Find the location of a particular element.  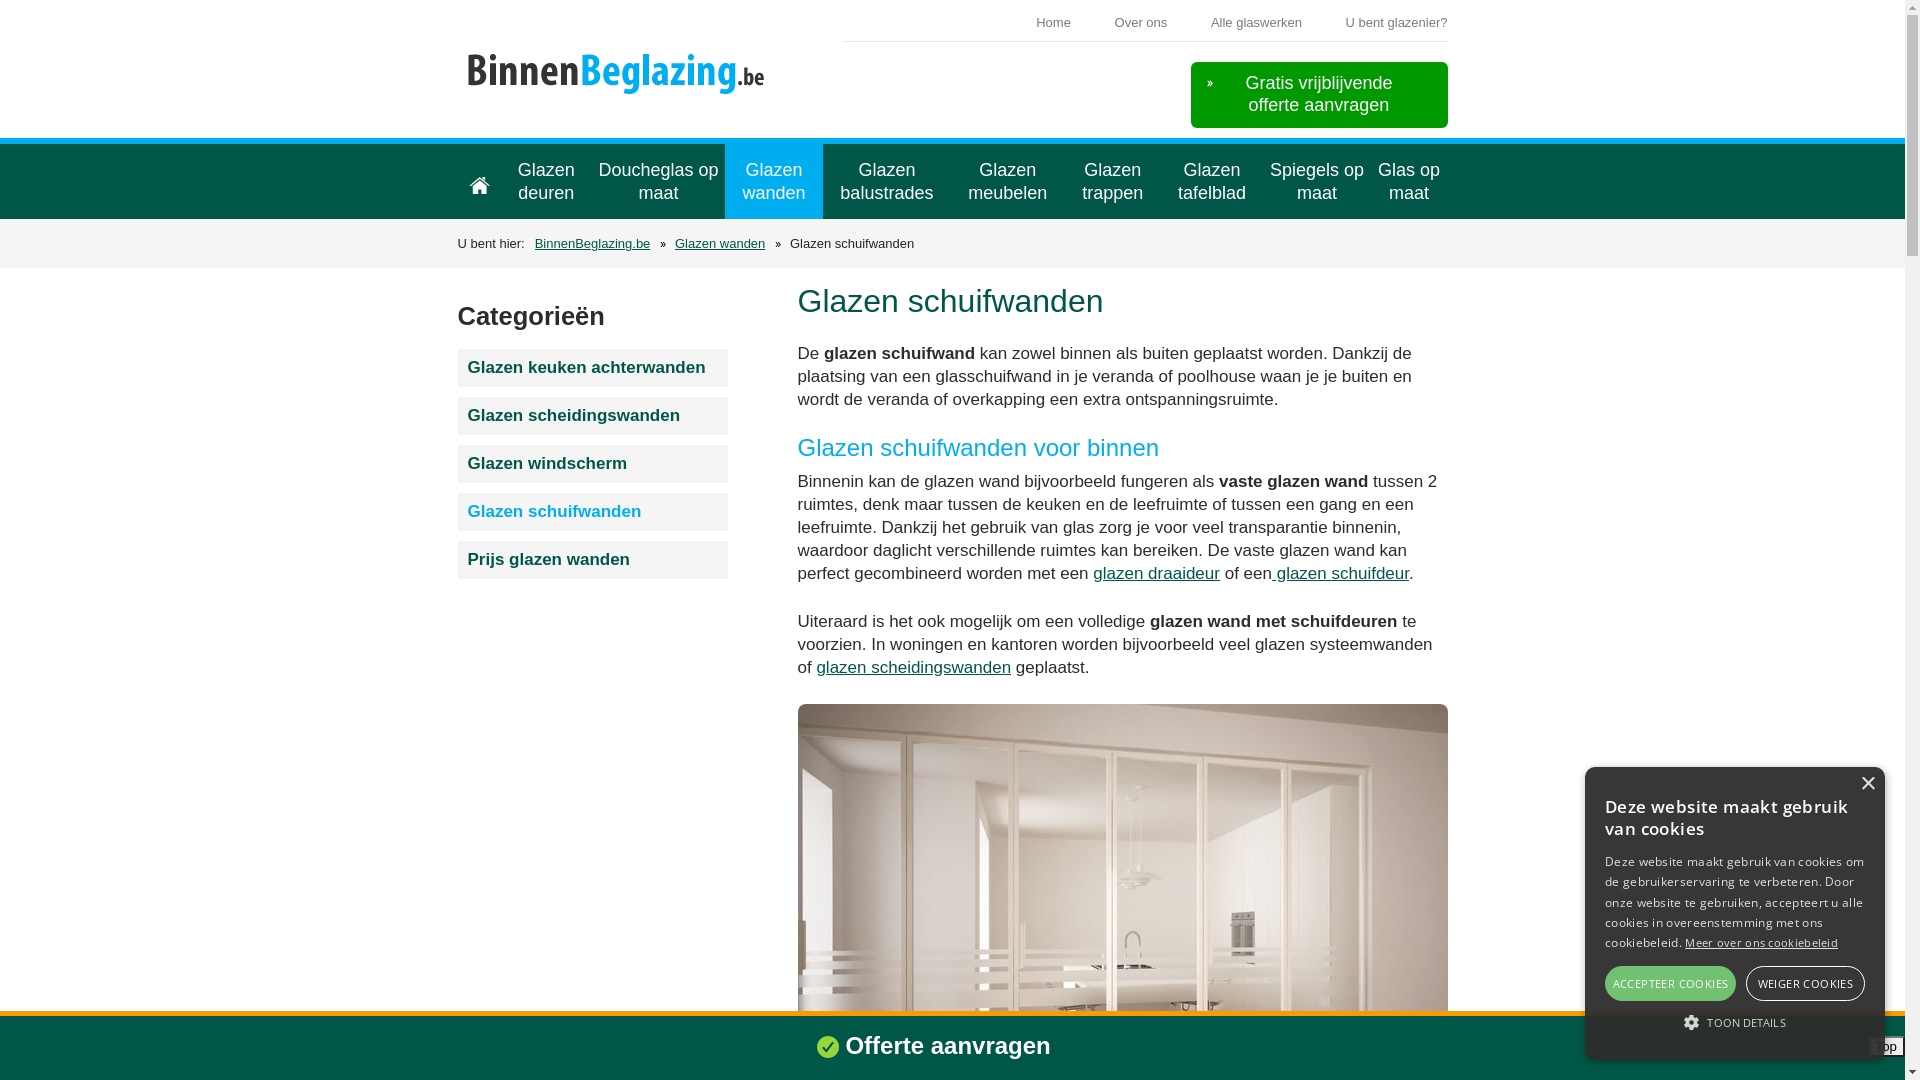

'Gratis vrijblijvende offerte aanvragen' is located at coordinates (1190, 95).